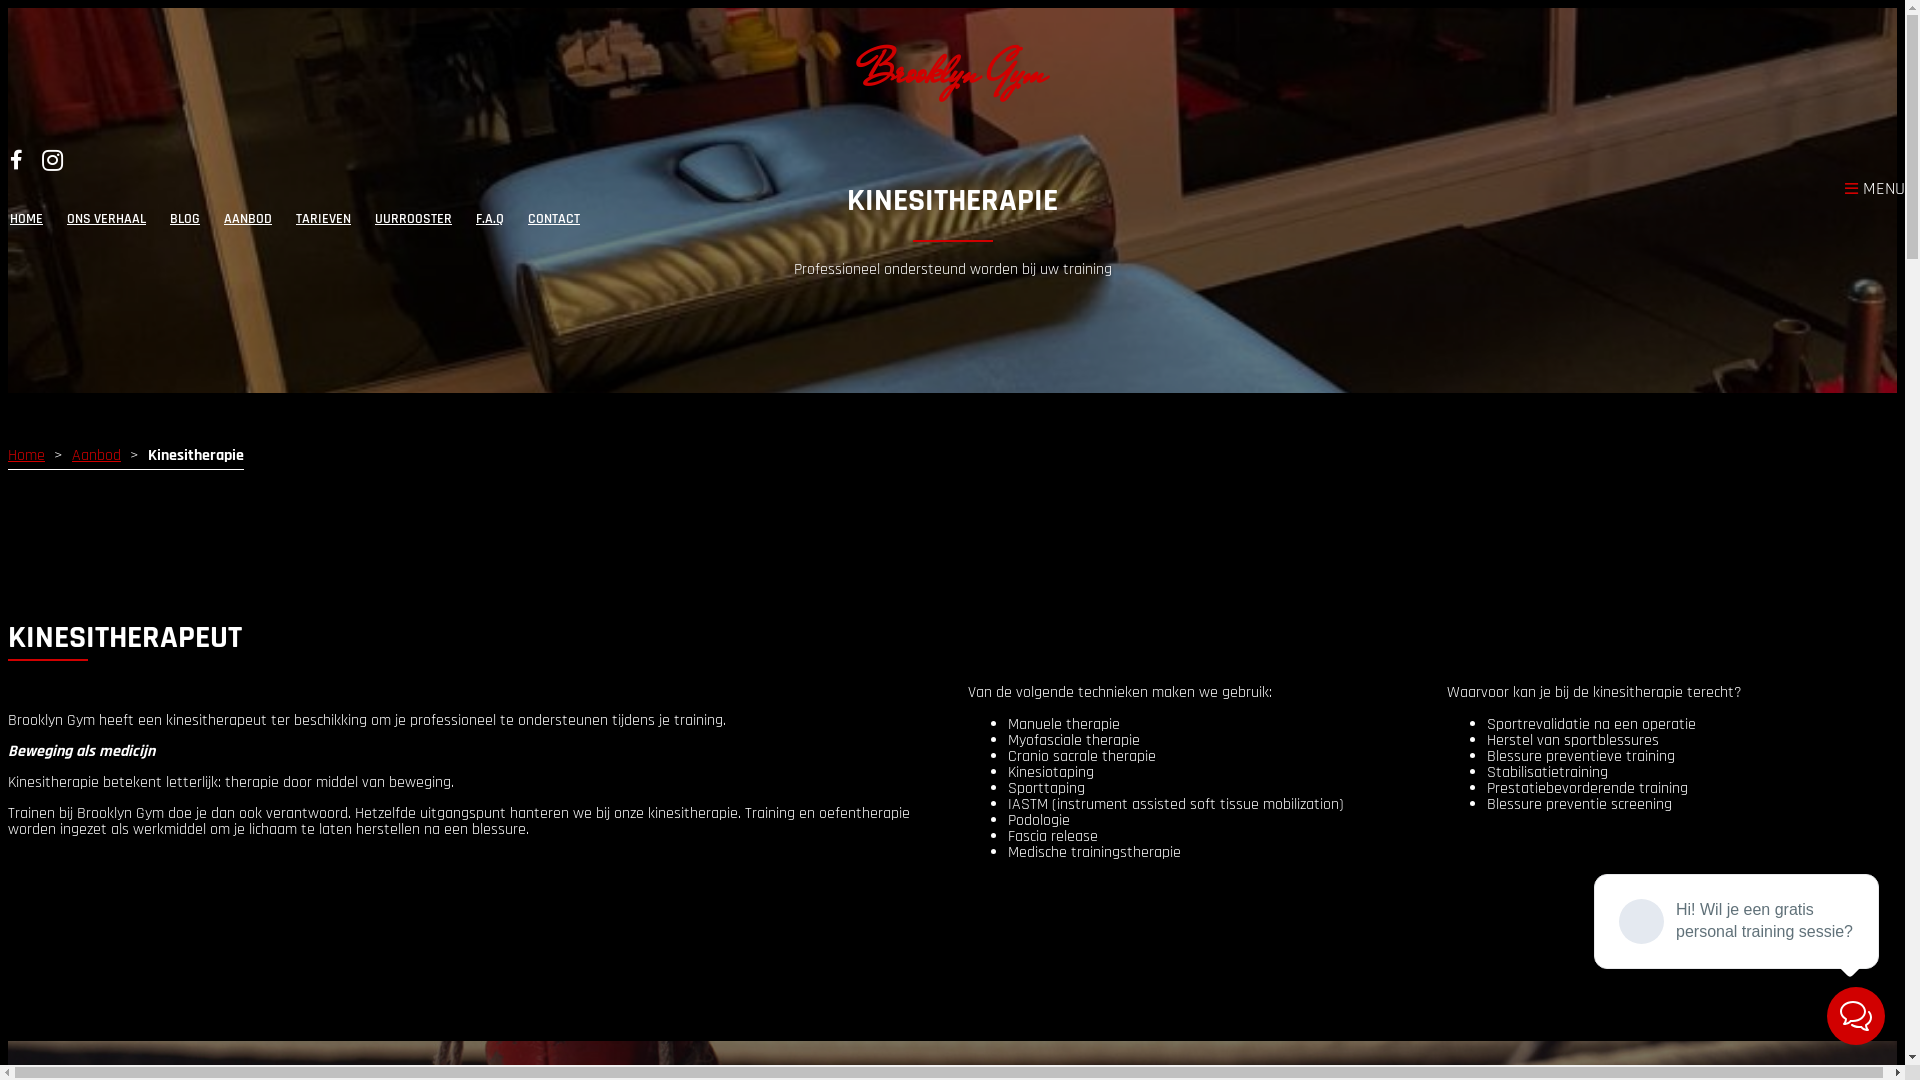  Describe the element at coordinates (553, 219) in the screenshot. I see `'CONTACT'` at that location.